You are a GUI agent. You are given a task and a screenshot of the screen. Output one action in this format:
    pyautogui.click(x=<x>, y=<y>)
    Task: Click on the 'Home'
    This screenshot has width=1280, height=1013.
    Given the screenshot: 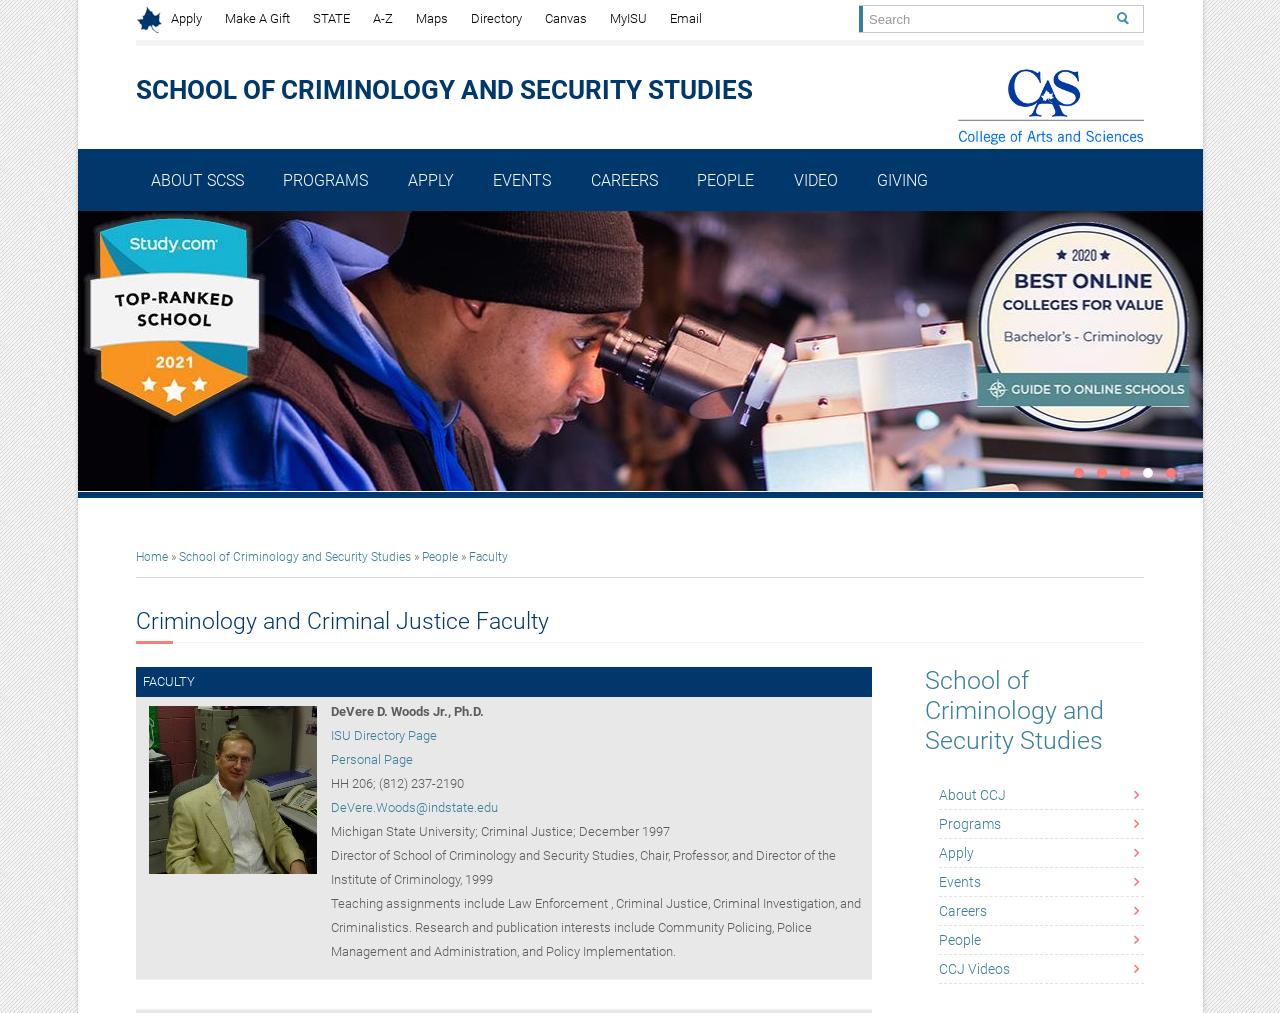 What is the action you would take?
    pyautogui.click(x=150, y=557)
    